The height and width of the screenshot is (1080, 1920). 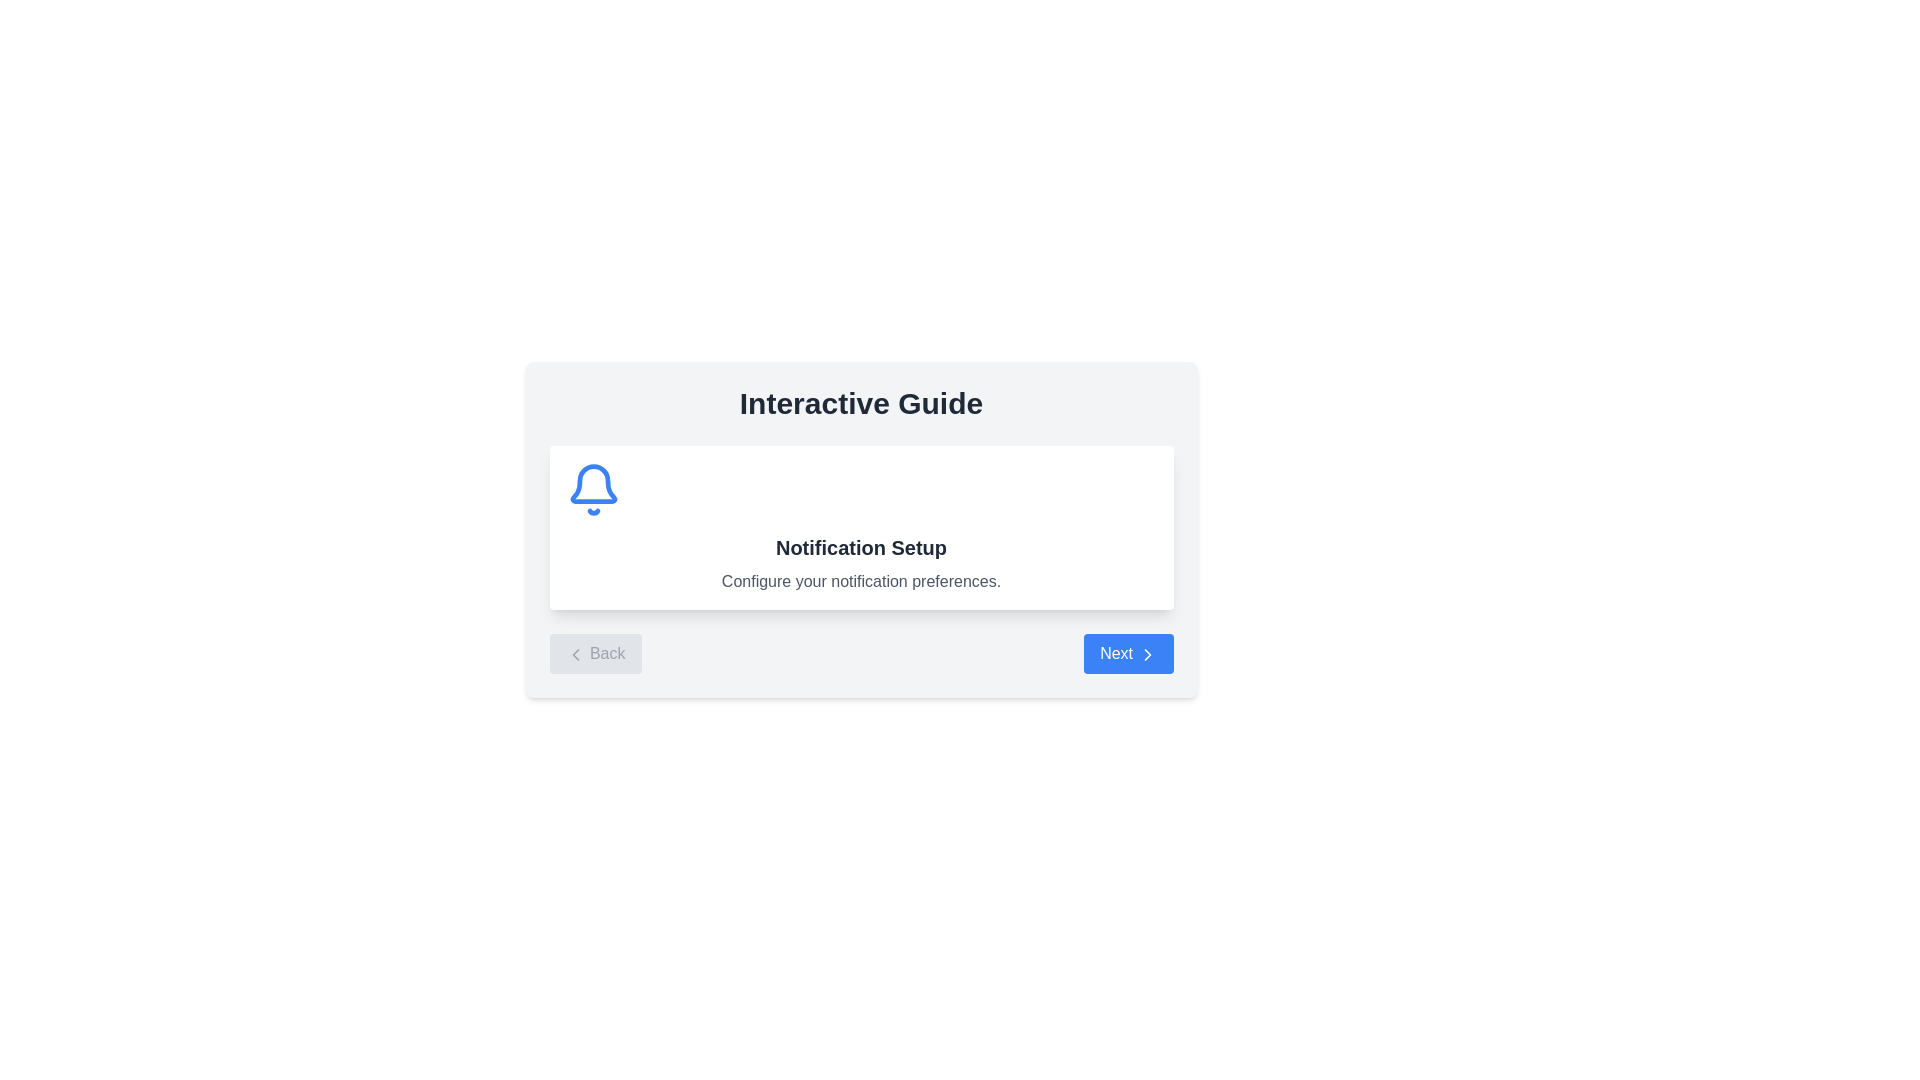 I want to click on title and description of the Information Card located centrally within the 'Interactive Guide' section, specifically the second item from the top, so click(x=861, y=527).